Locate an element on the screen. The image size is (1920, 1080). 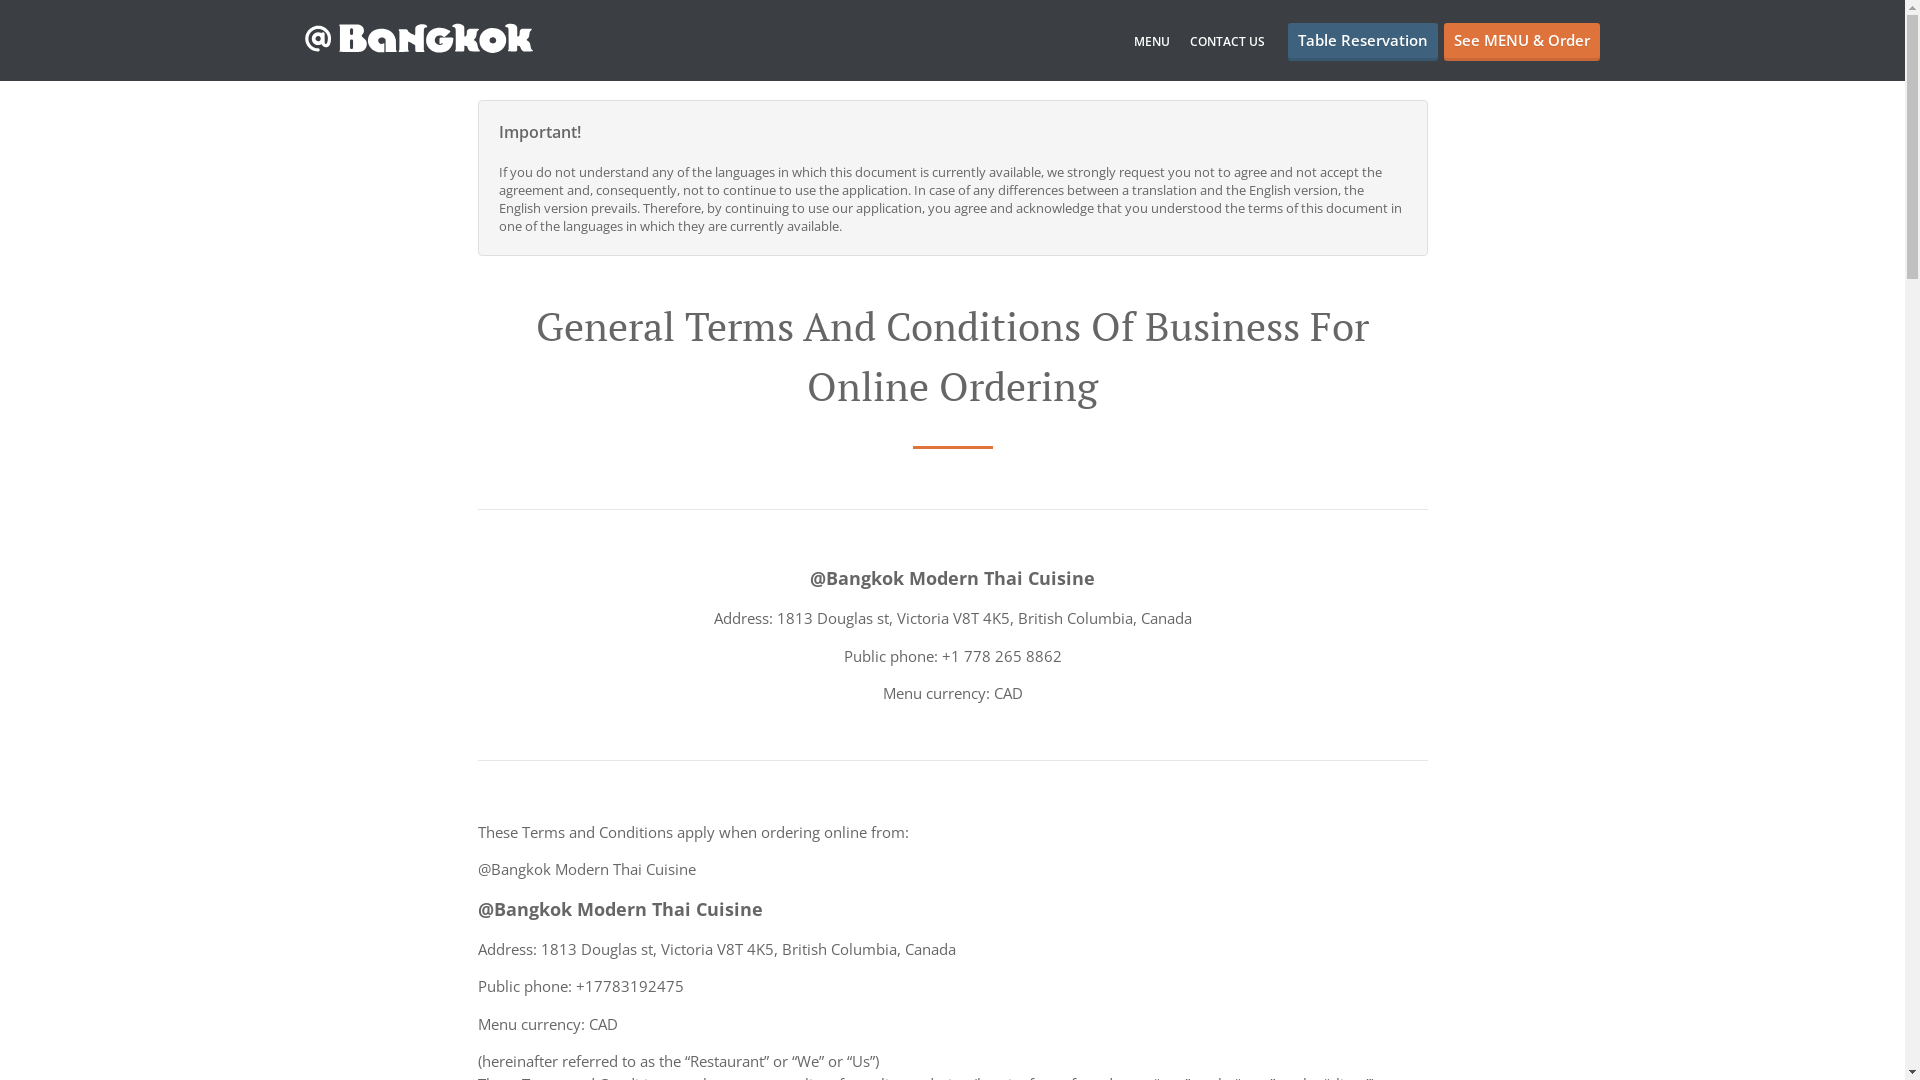
'CONTACT US' is located at coordinates (1226, 41).